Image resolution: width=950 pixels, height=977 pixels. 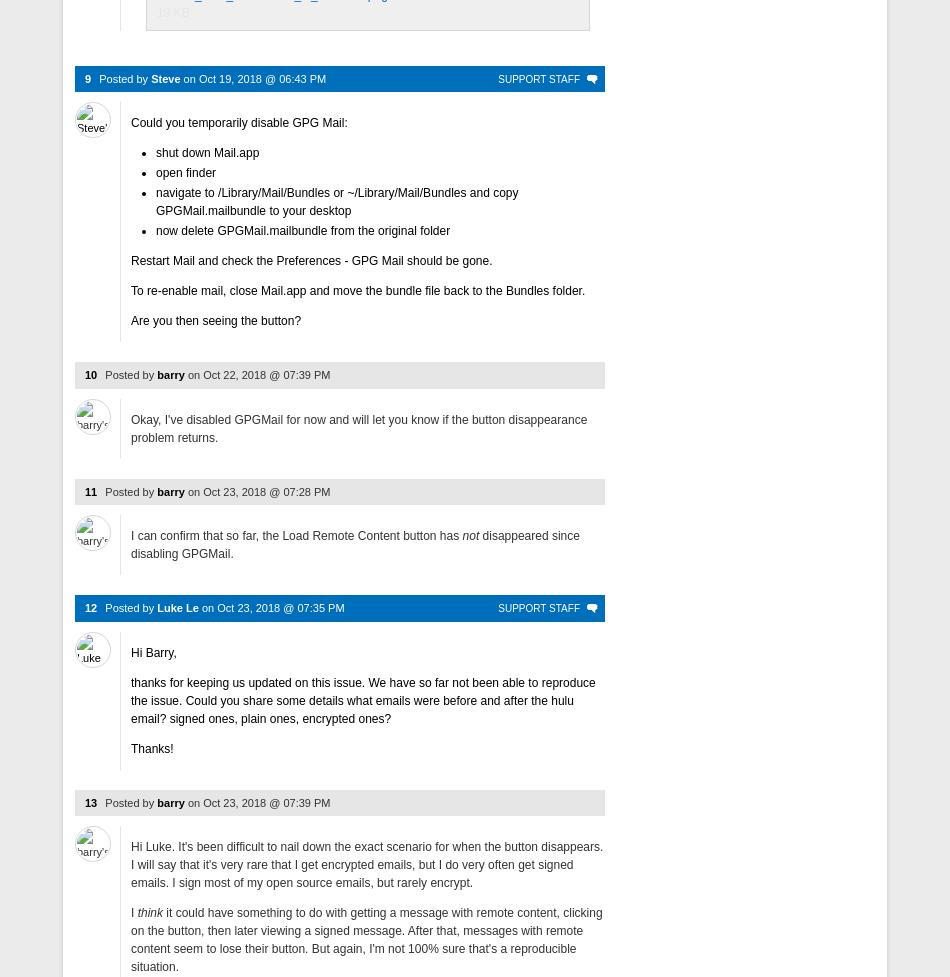 I want to click on 'Oct 23, 2018 @ 07:35 PM', so click(x=216, y=606).